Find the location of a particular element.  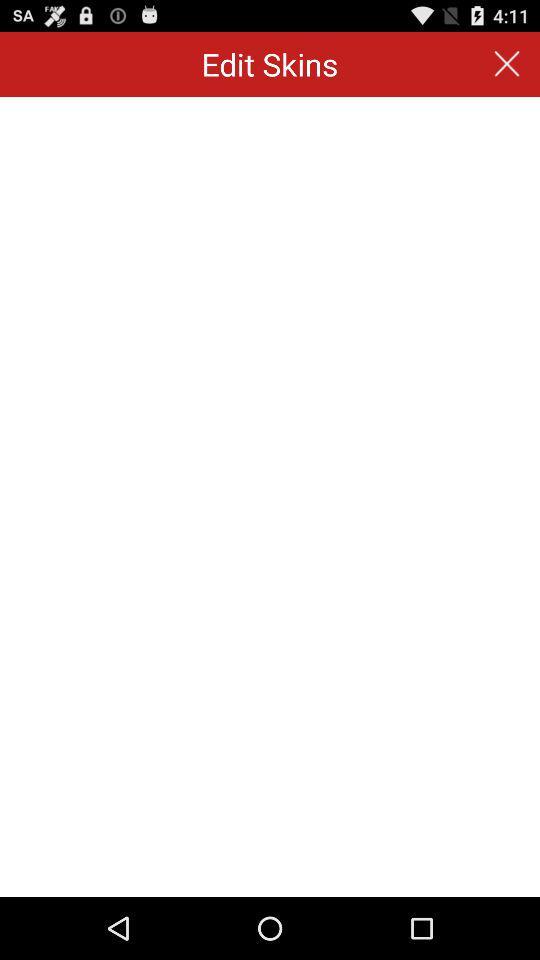

page is located at coordinates (507, 64).